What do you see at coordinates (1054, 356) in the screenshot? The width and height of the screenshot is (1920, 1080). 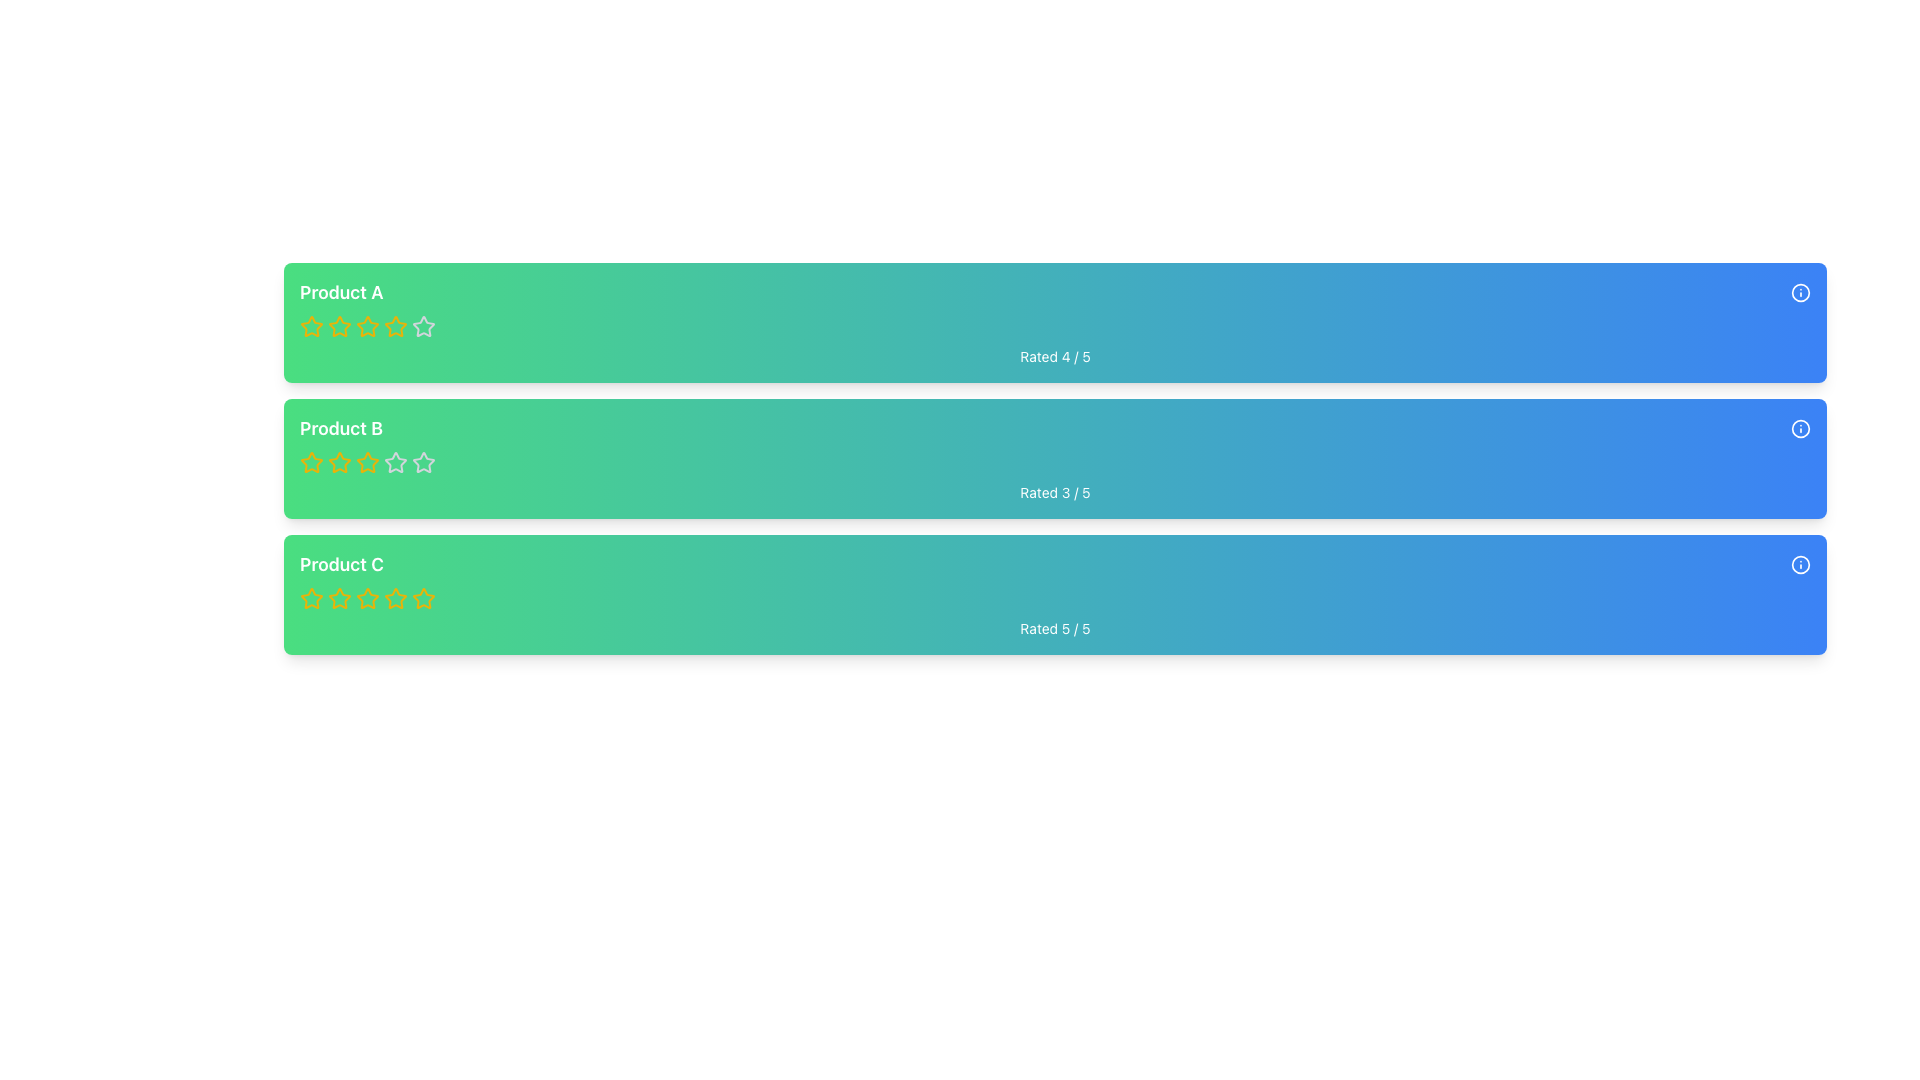 I see `the text label displaying the average rating for 'Product A', which is located below the 5-star rating representation` at bounding box center [1054, 356].